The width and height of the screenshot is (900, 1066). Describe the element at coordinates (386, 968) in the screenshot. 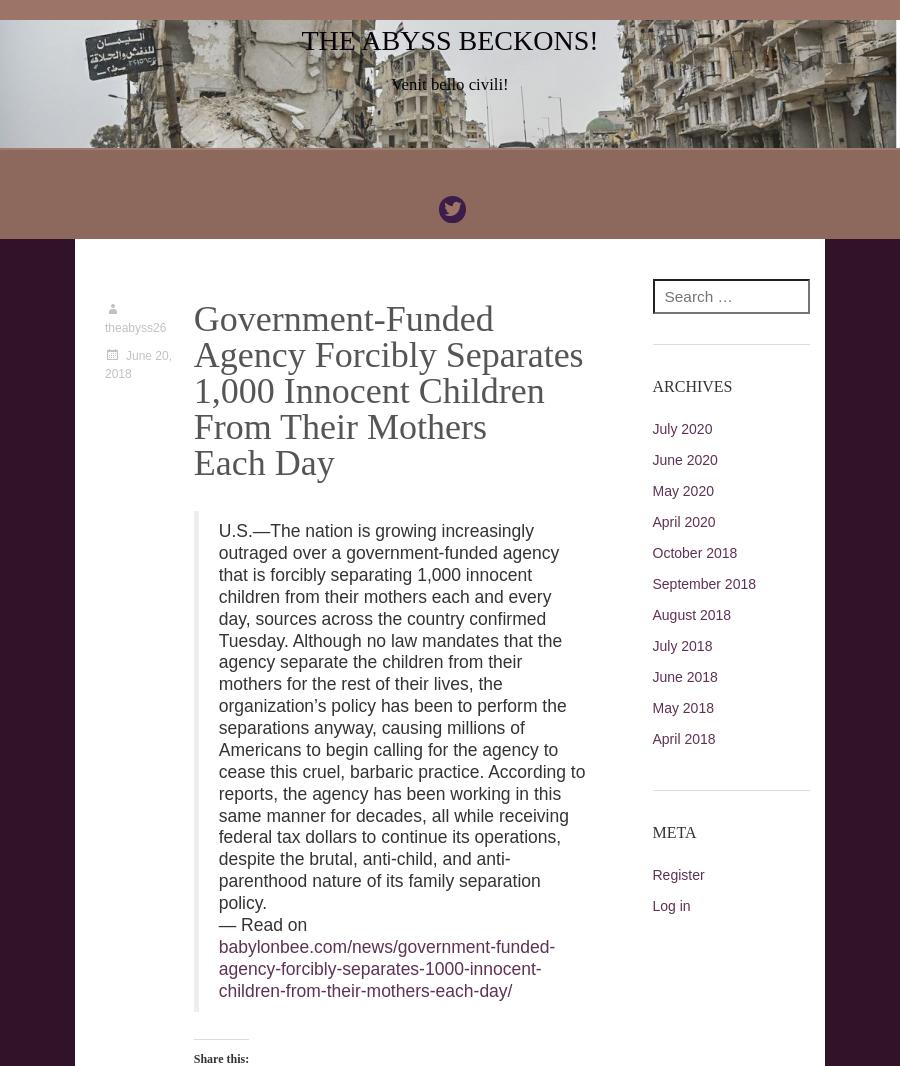

I see `'babylonbee.com/news/government-funded-agency-forcibly-separates-1000-innocent-children-from-their-mothers-each-day/'` at that location.